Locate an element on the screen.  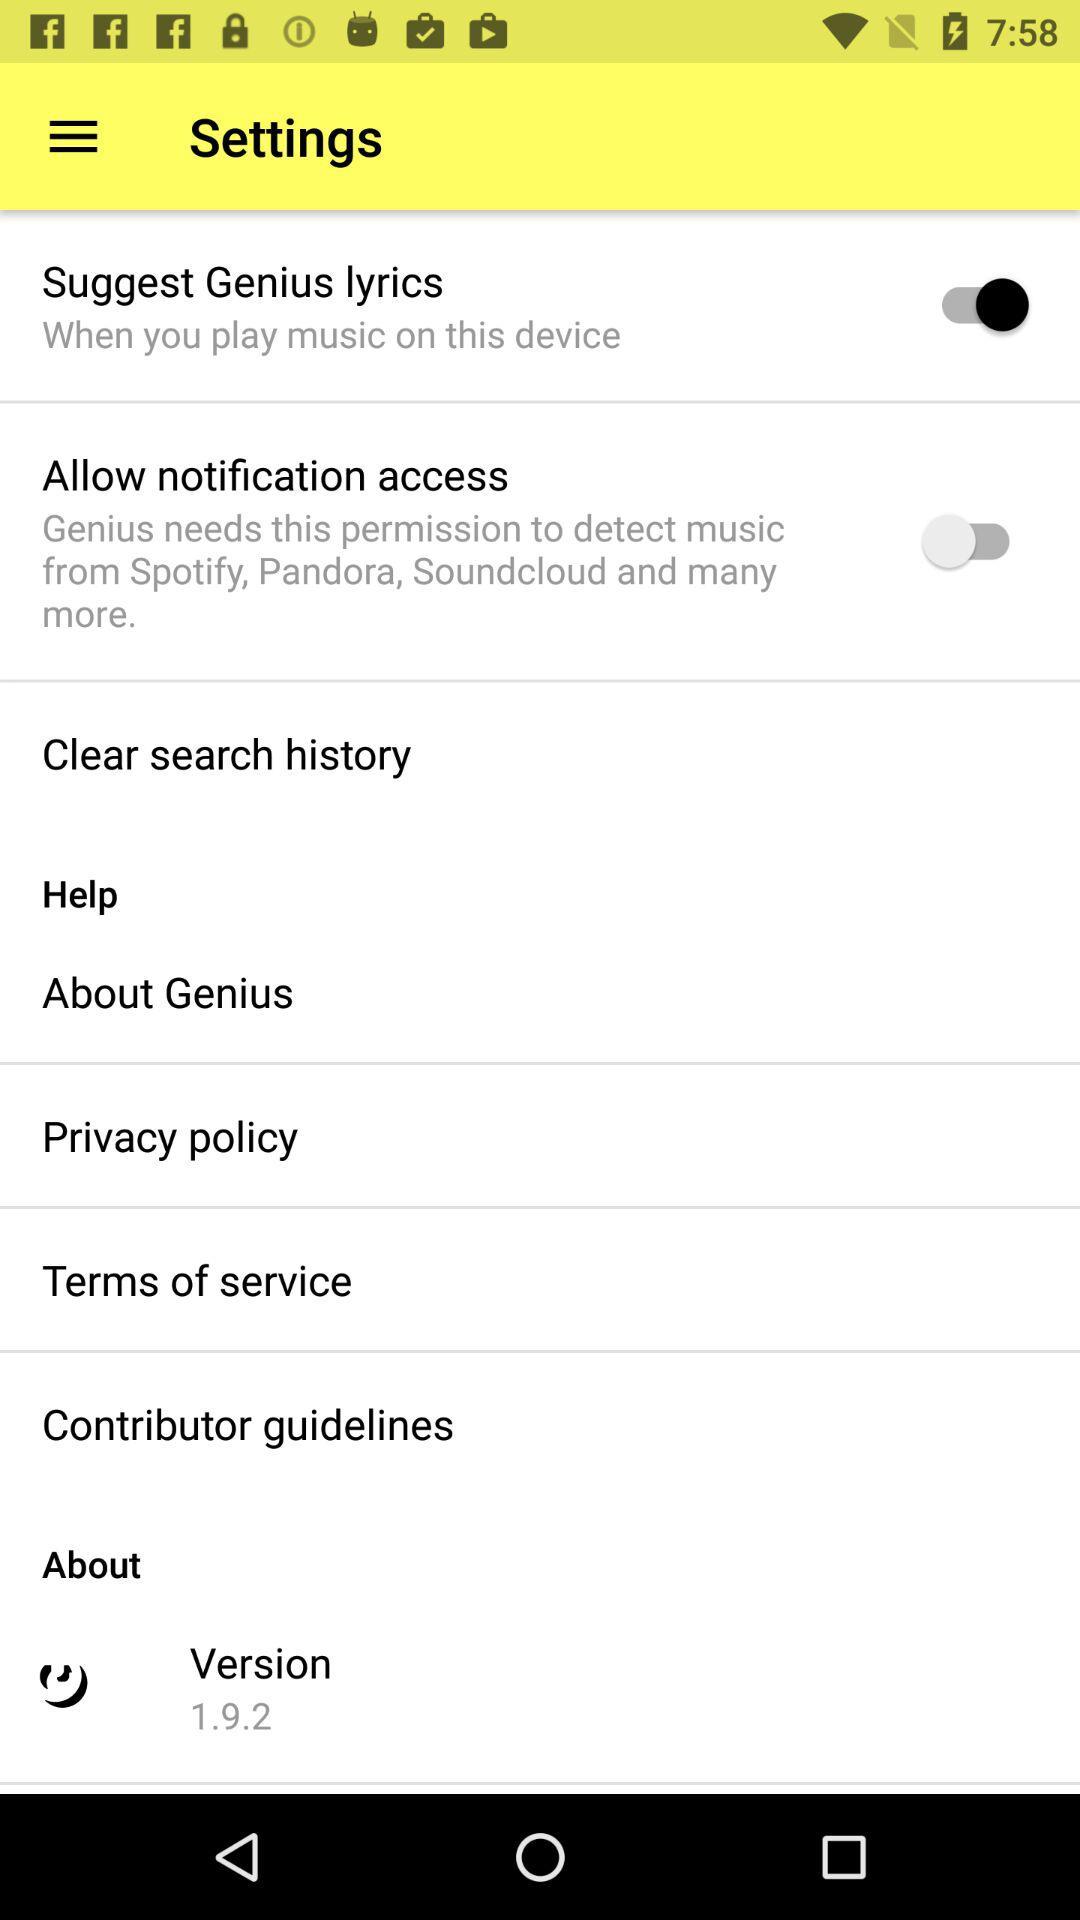
the privacy policy item is located at coordinates (169, 1135).